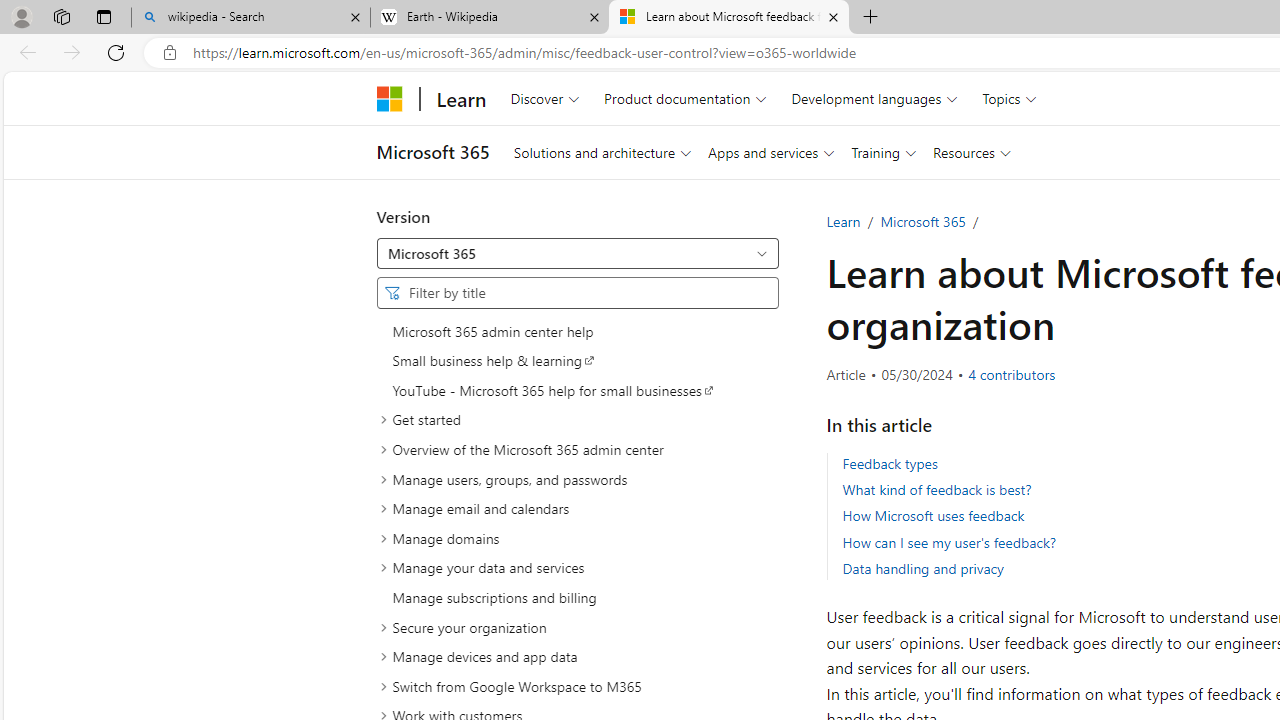  I want to click on 'How Microsoft uses feedback', so click(932, 515).